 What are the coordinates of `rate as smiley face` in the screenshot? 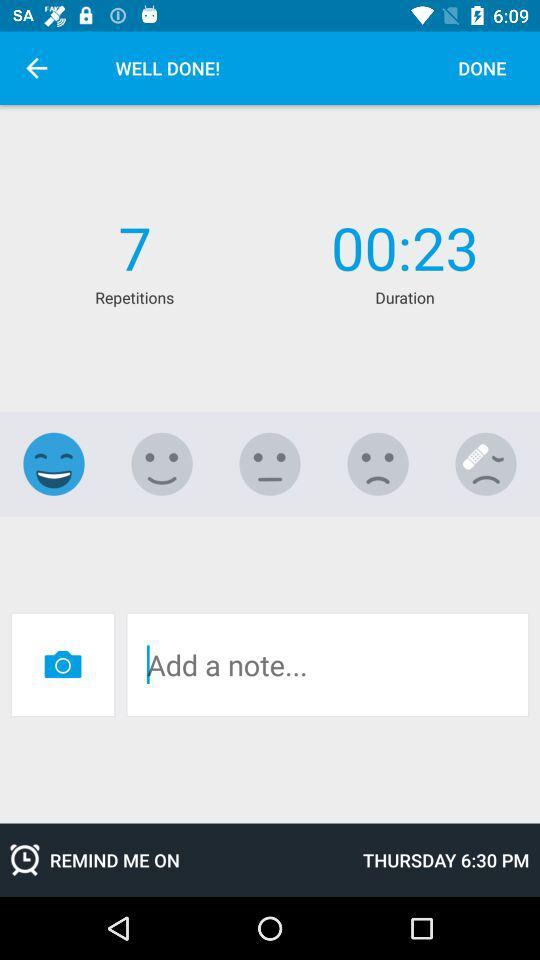 It's located at (54, 464).